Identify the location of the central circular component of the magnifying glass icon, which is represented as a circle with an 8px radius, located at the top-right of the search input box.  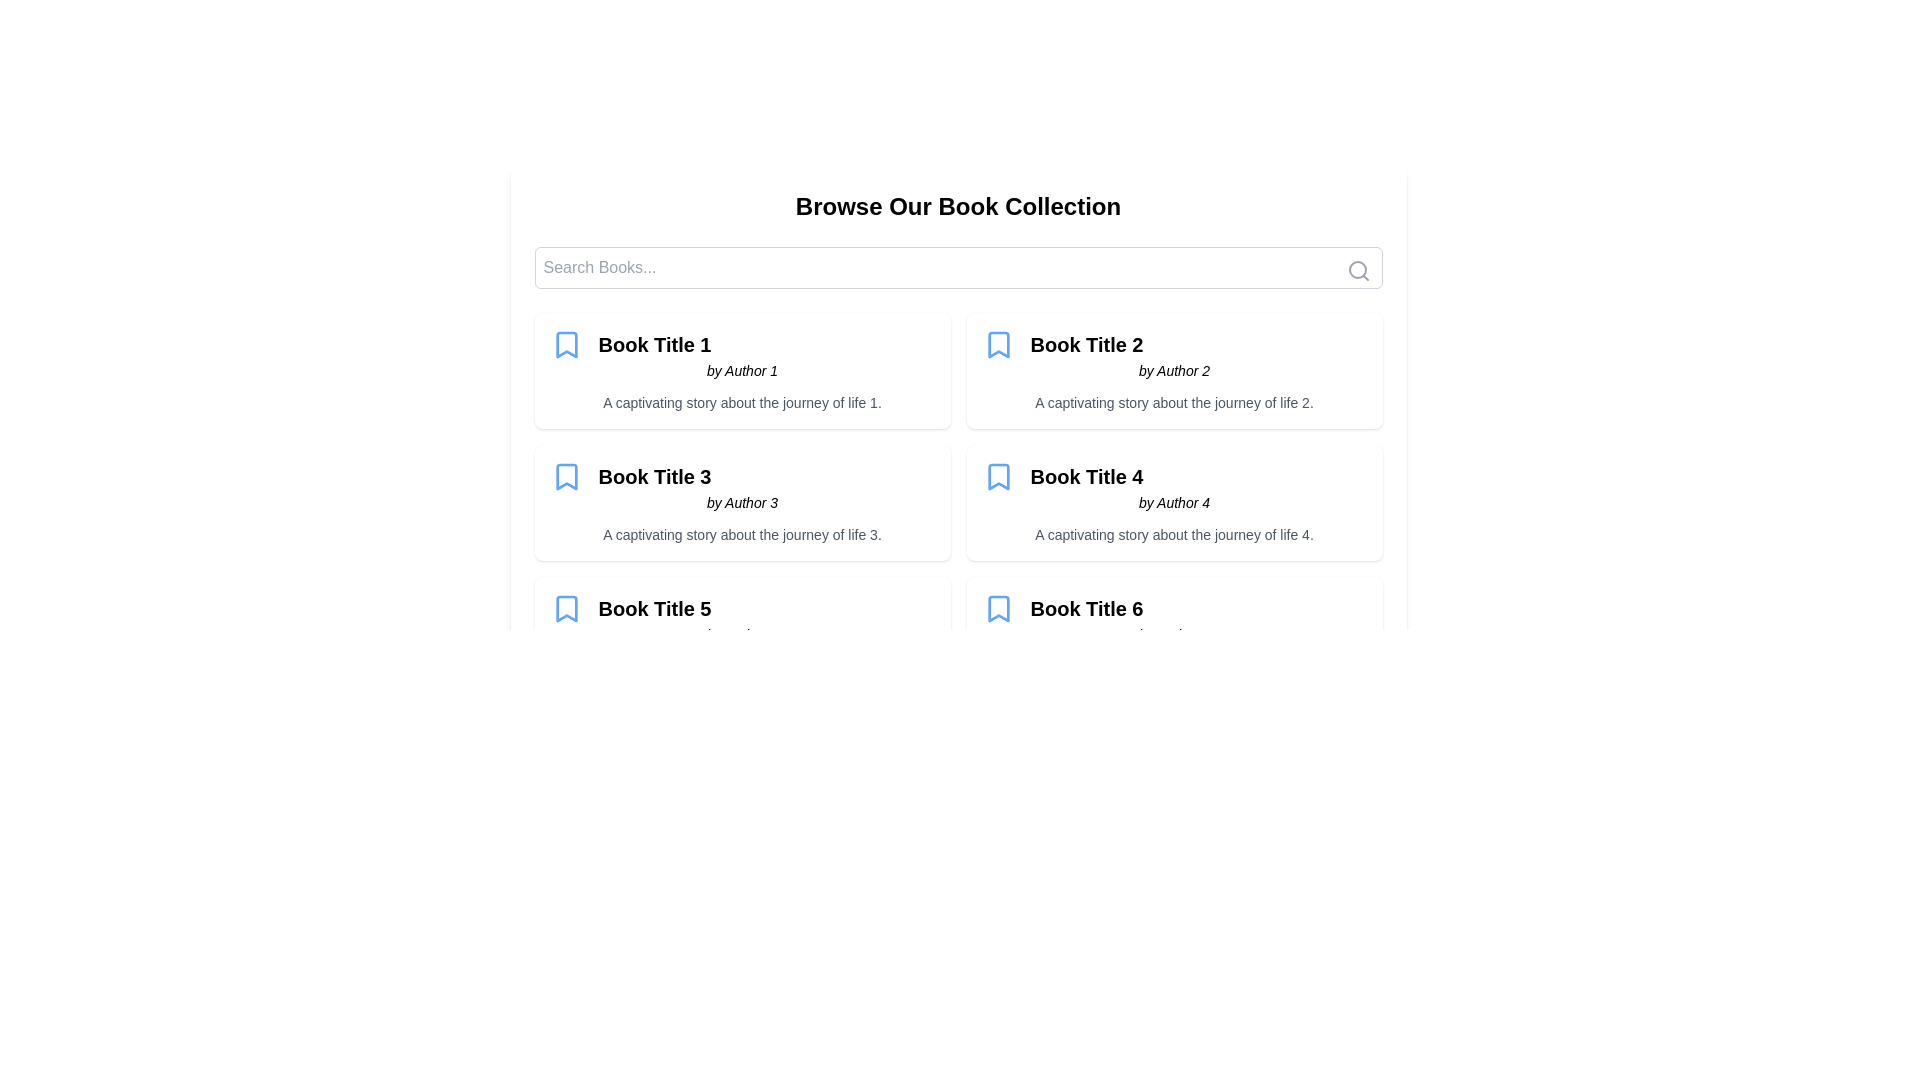
(1357, 270).